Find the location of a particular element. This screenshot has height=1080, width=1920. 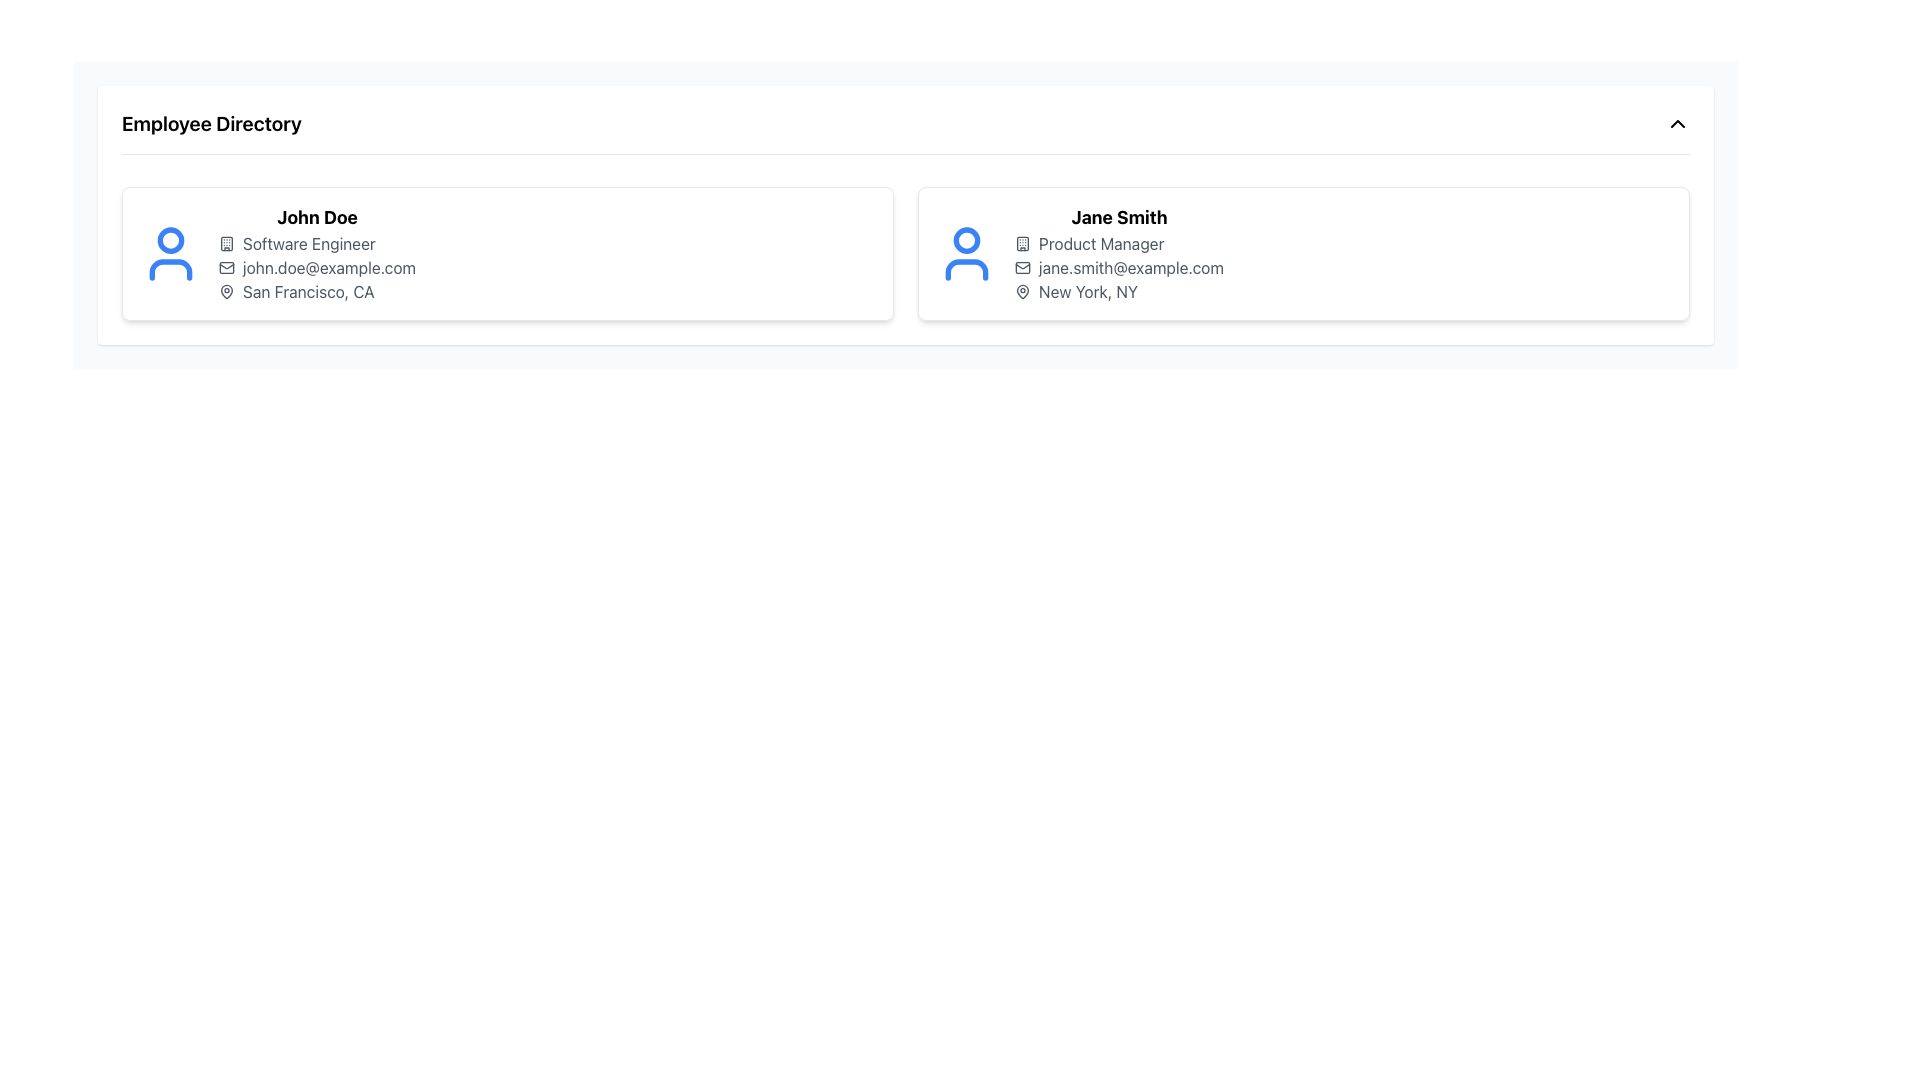

the text label 'Product Manager' with an icon representing a building, located in the user card for 'Jane Smith', situated below the name and above the email address is located at coordinates (1118, 242).